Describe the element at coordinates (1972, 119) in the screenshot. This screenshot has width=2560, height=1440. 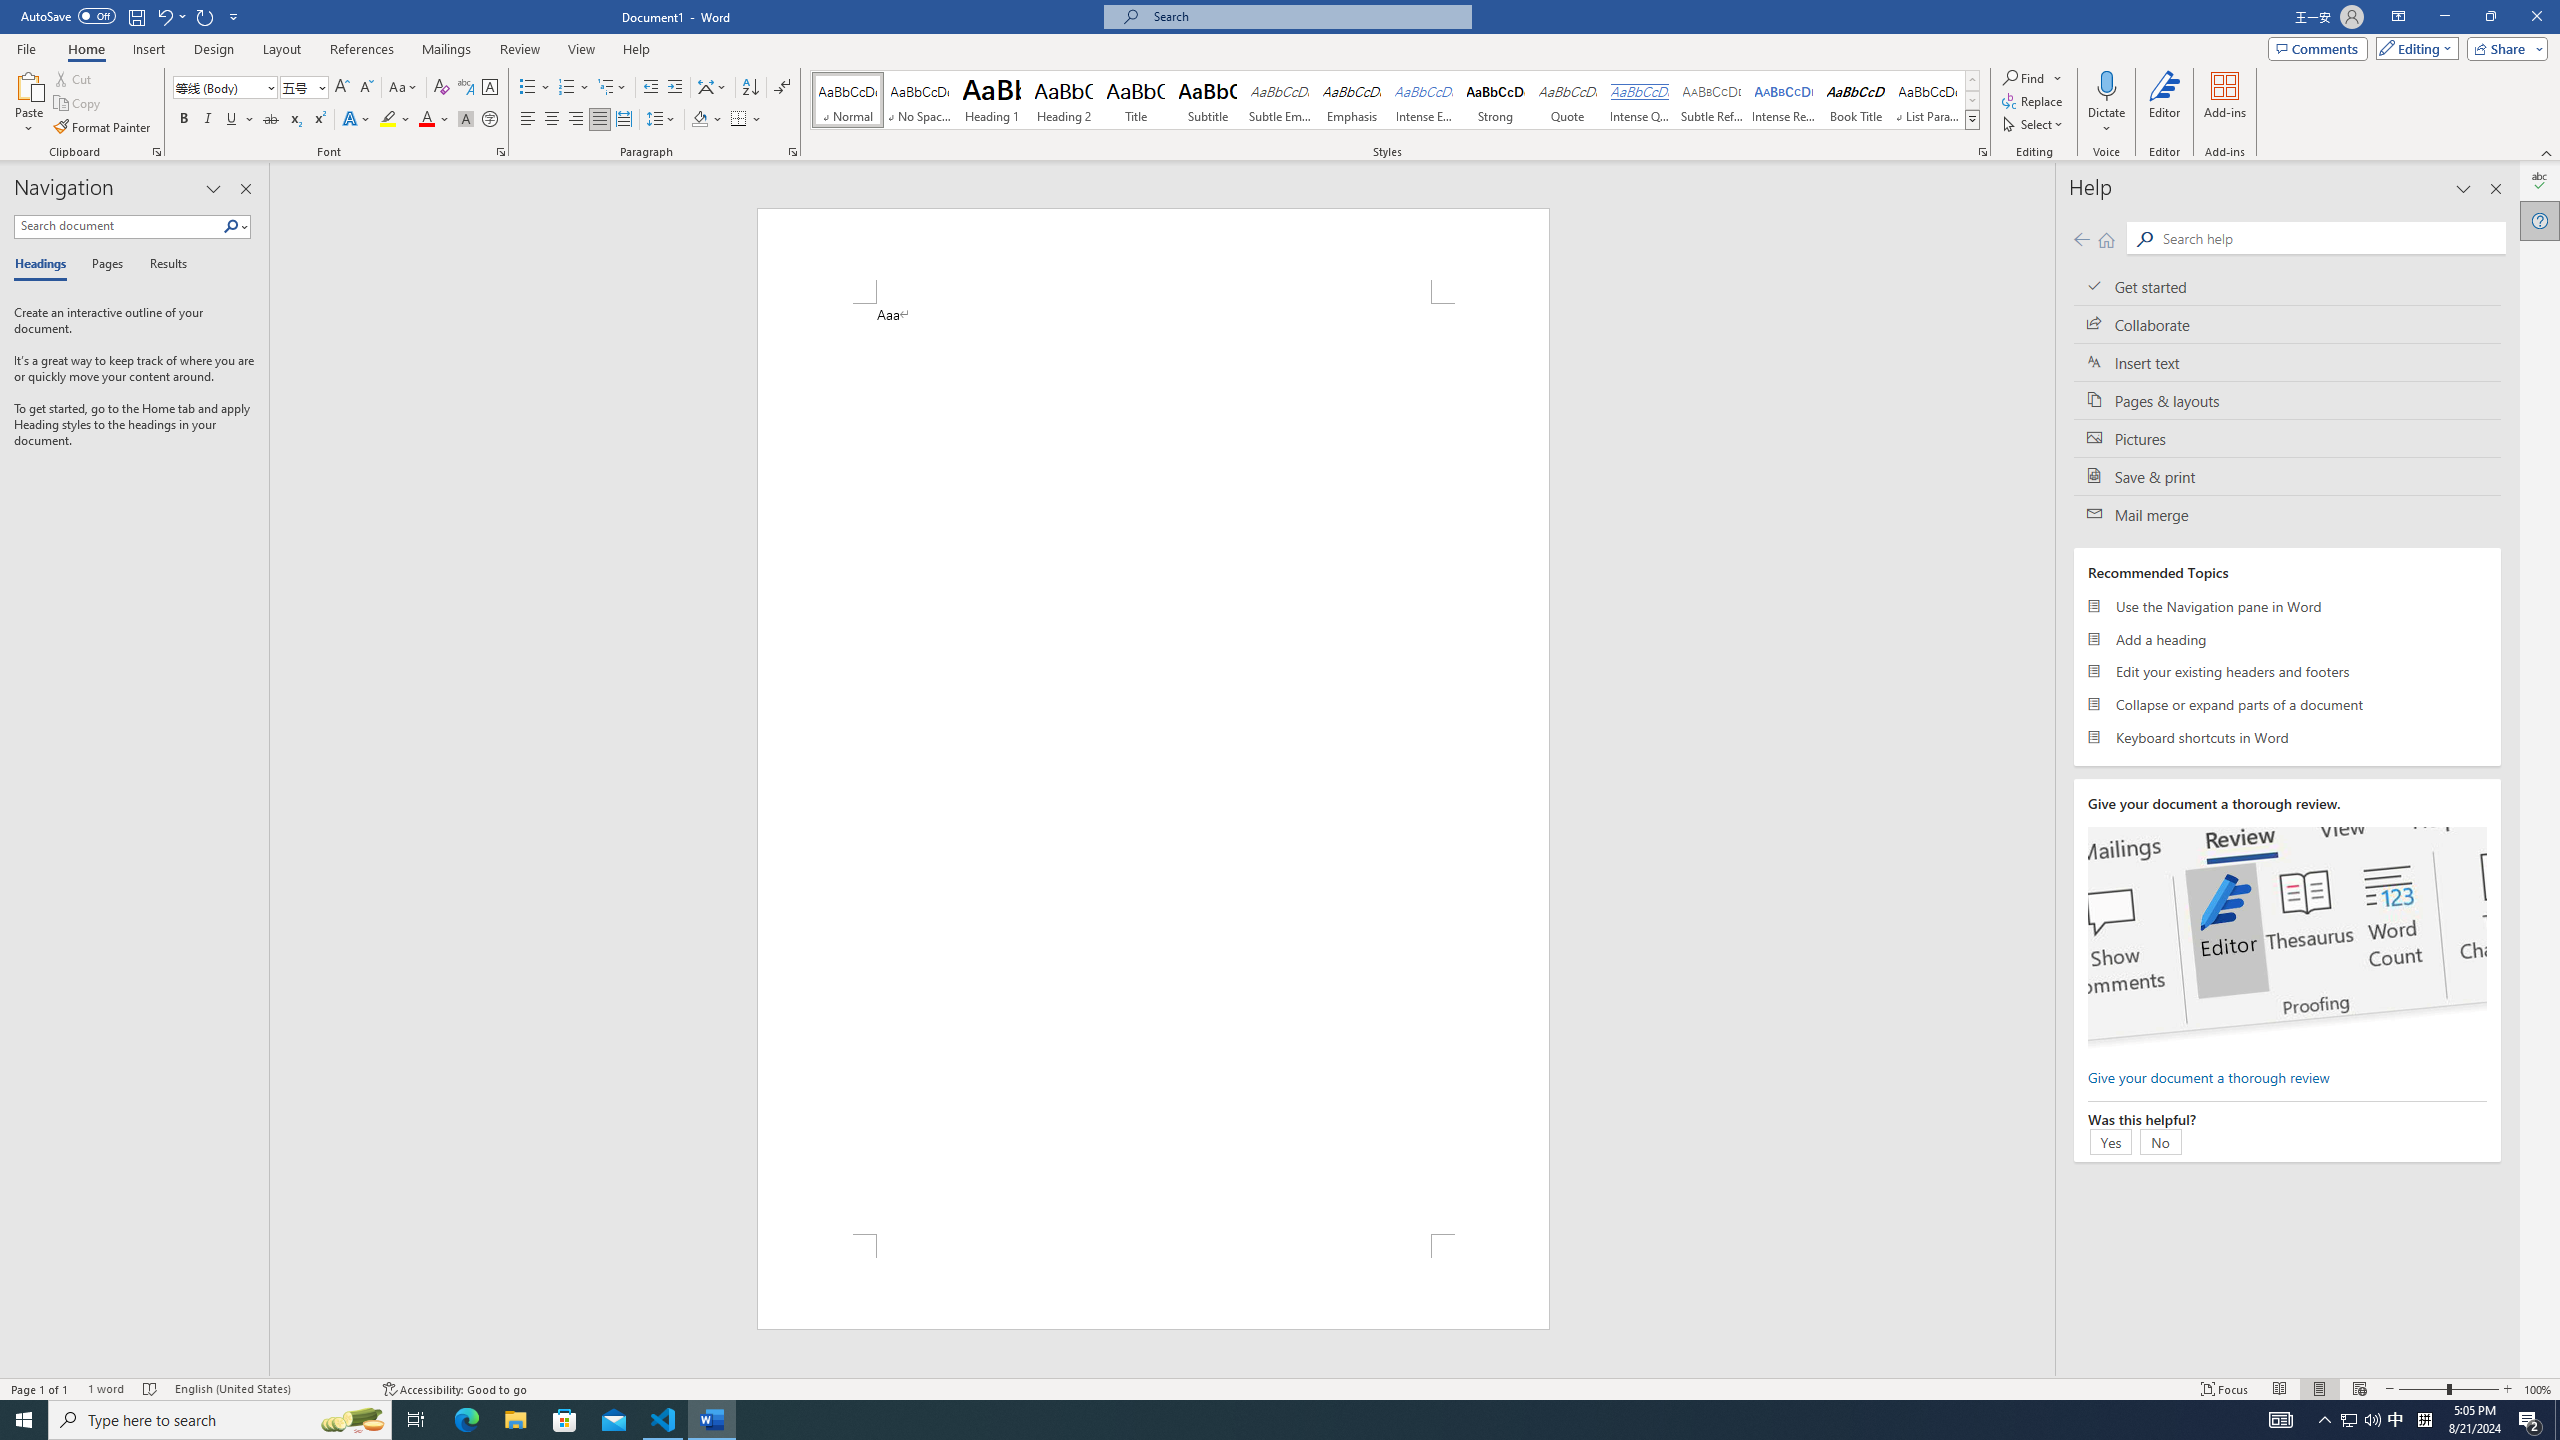
I see `'Class: NetUIImage'` at that location.